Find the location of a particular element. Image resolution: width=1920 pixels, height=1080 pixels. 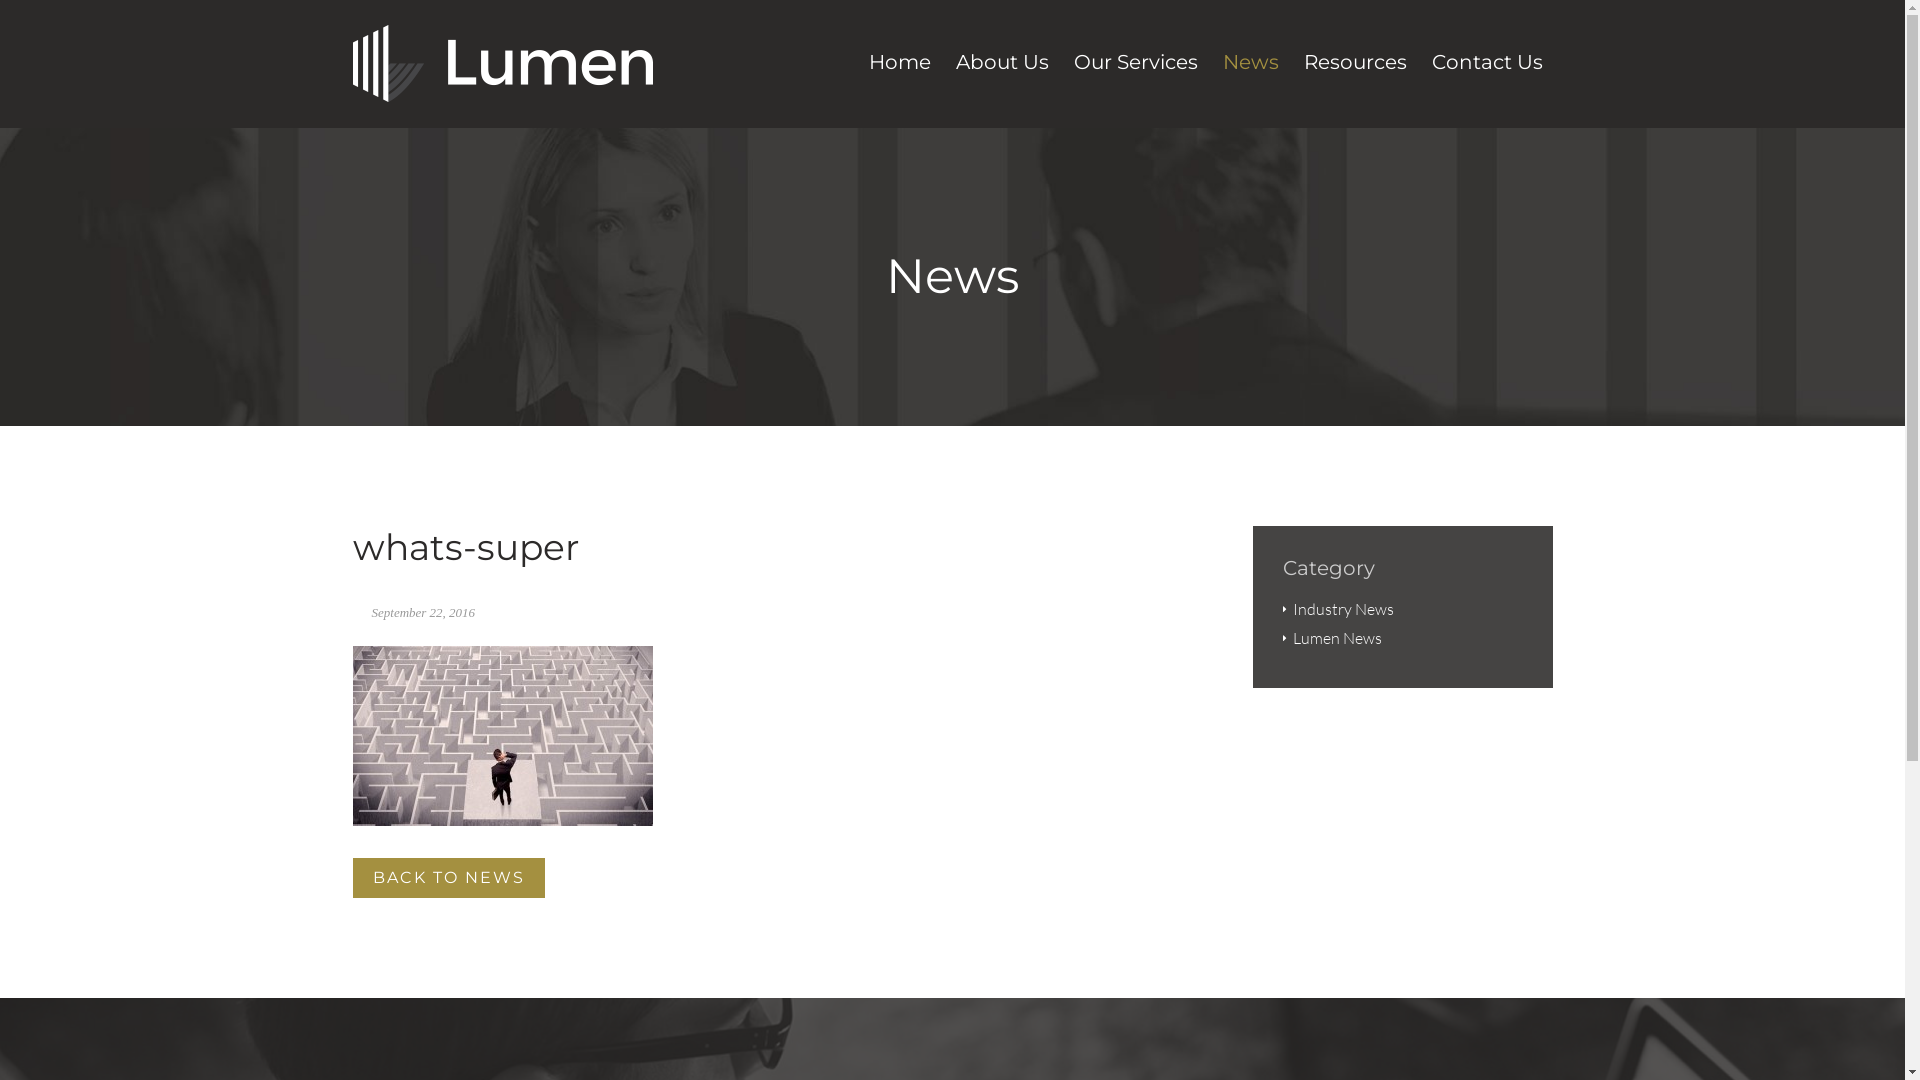

'Resources' is located at coordinates (1355, 65).